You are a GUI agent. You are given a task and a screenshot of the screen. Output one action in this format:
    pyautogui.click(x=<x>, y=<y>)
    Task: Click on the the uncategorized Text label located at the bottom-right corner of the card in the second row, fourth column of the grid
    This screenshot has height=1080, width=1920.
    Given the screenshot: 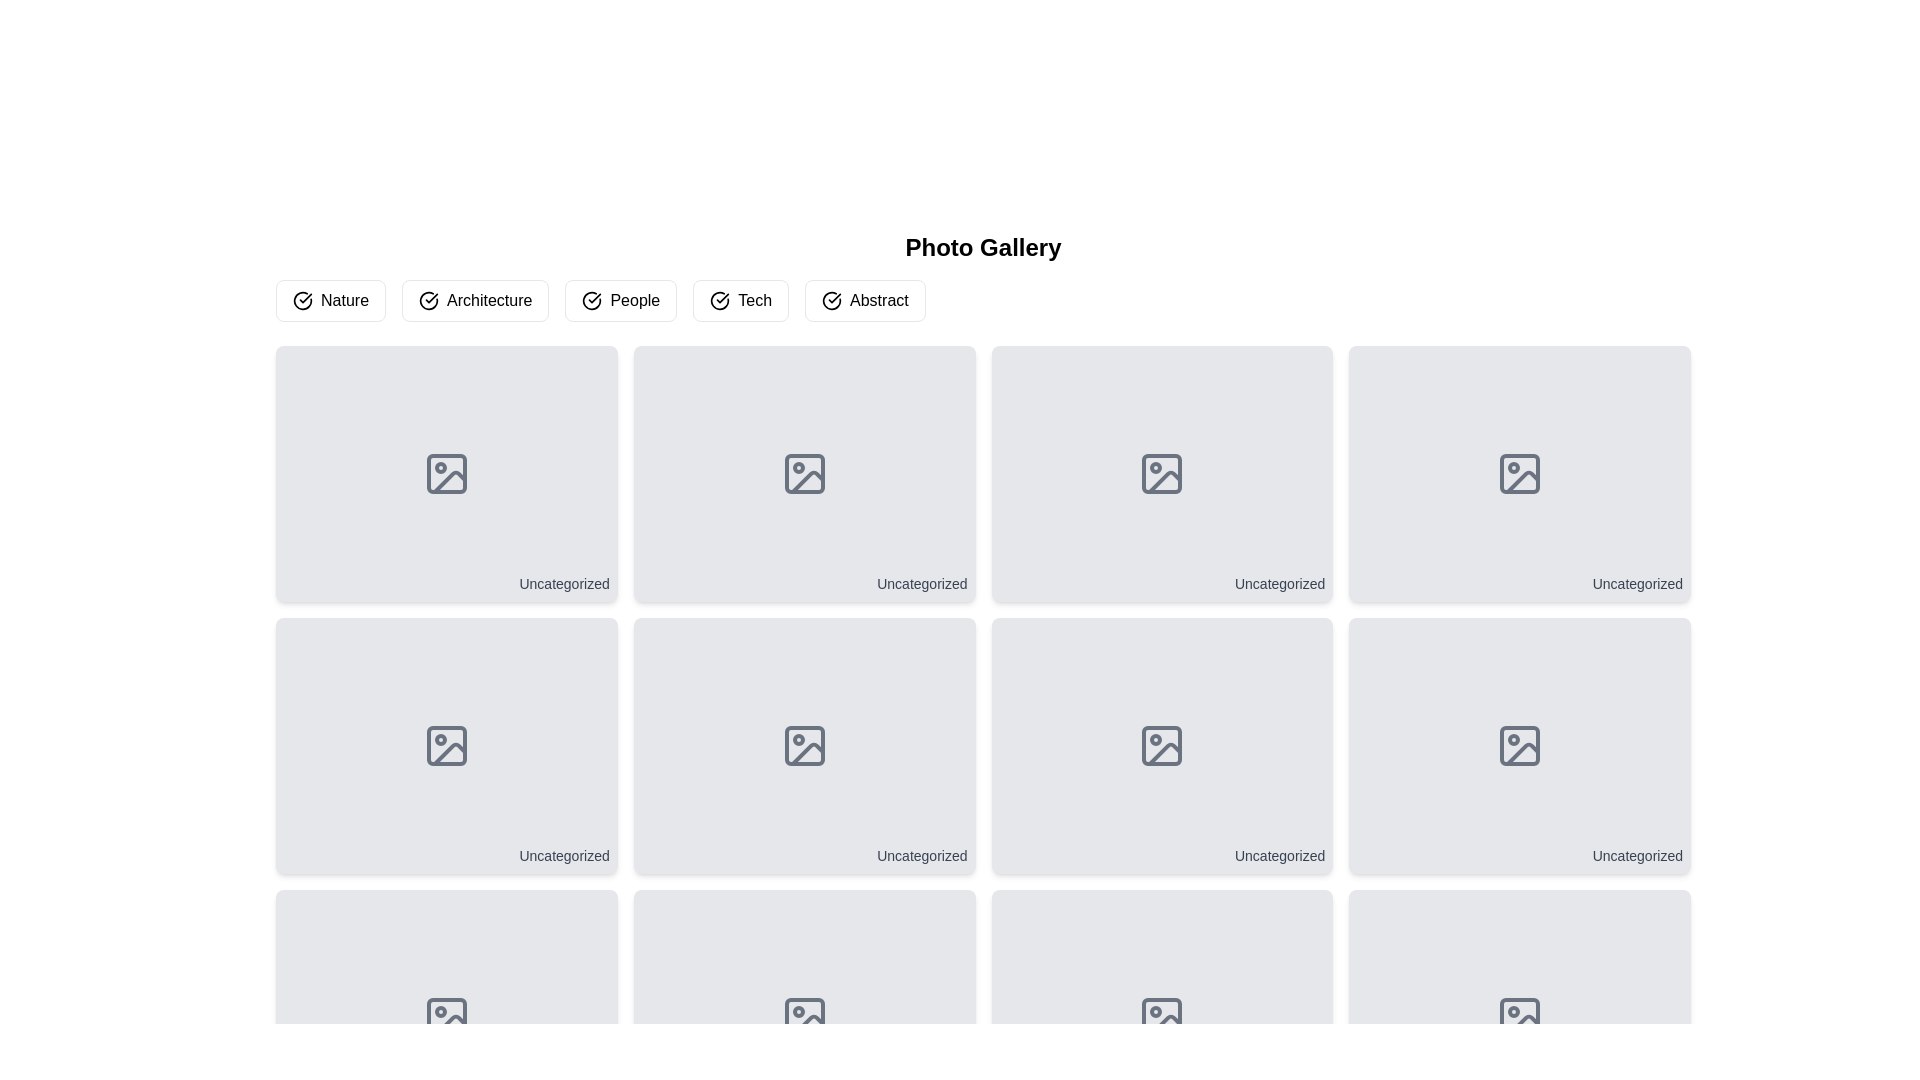 What is the action you would take?
    pyautogui.click(x=921, y=855)
    